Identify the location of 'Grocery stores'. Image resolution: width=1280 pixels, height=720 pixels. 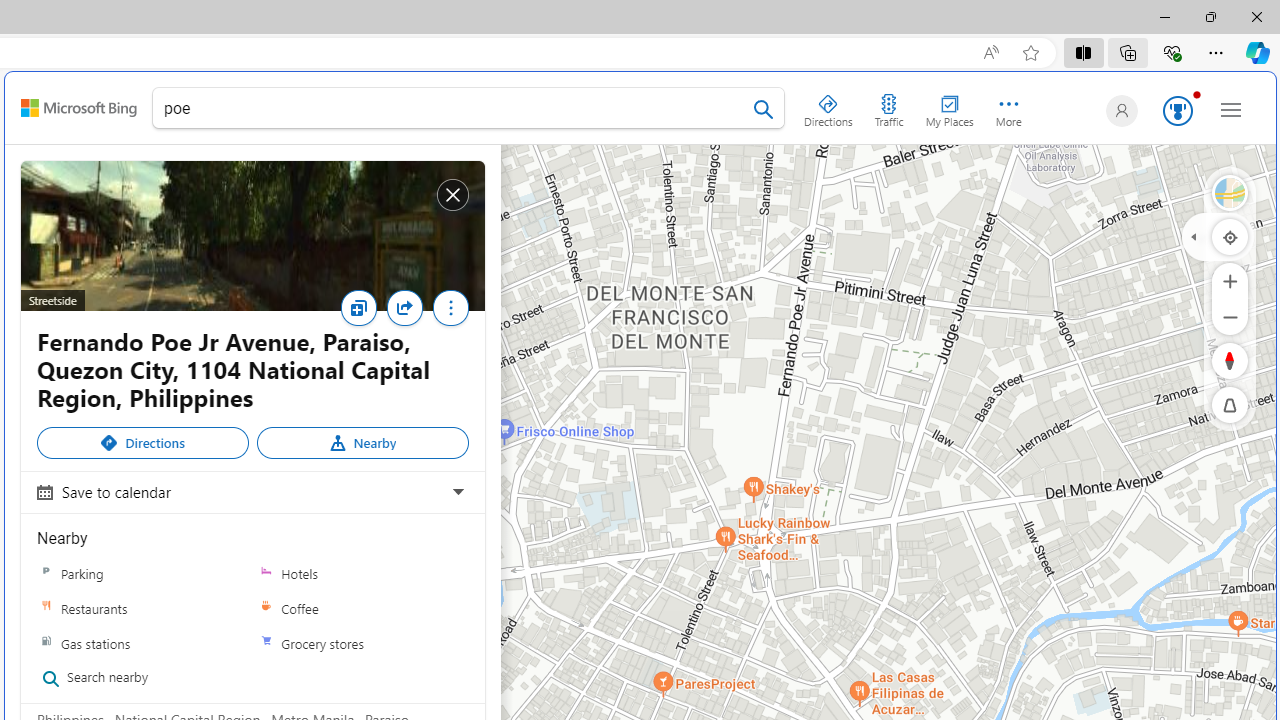
(265, 643).